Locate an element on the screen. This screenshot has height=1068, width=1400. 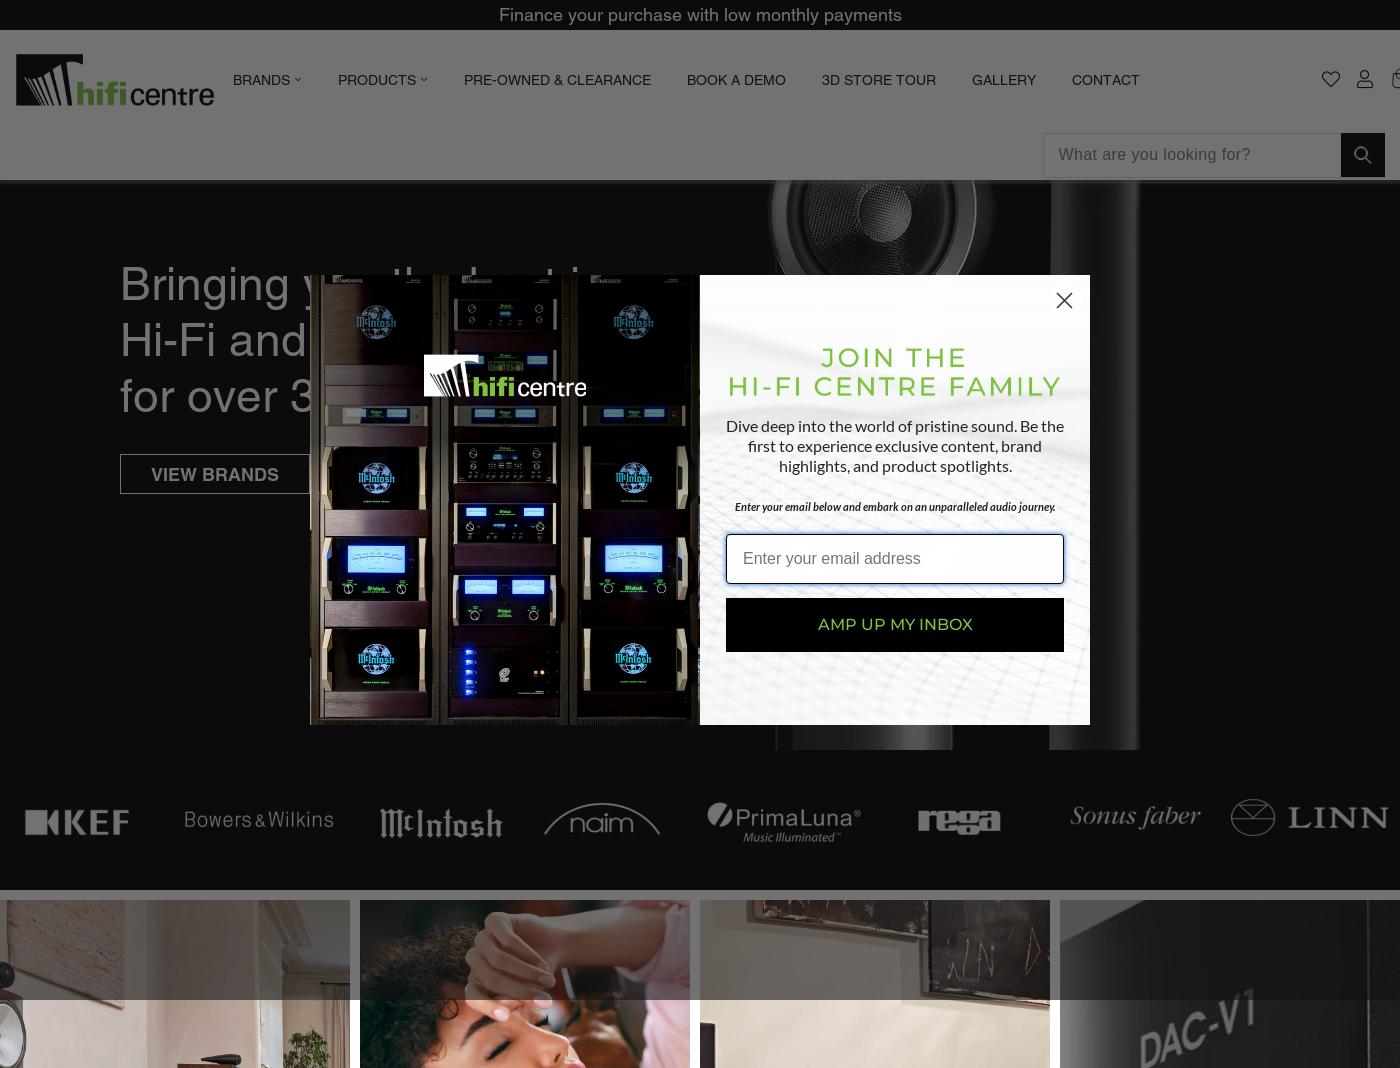
'JVC' is located at coordinates (413, 415).